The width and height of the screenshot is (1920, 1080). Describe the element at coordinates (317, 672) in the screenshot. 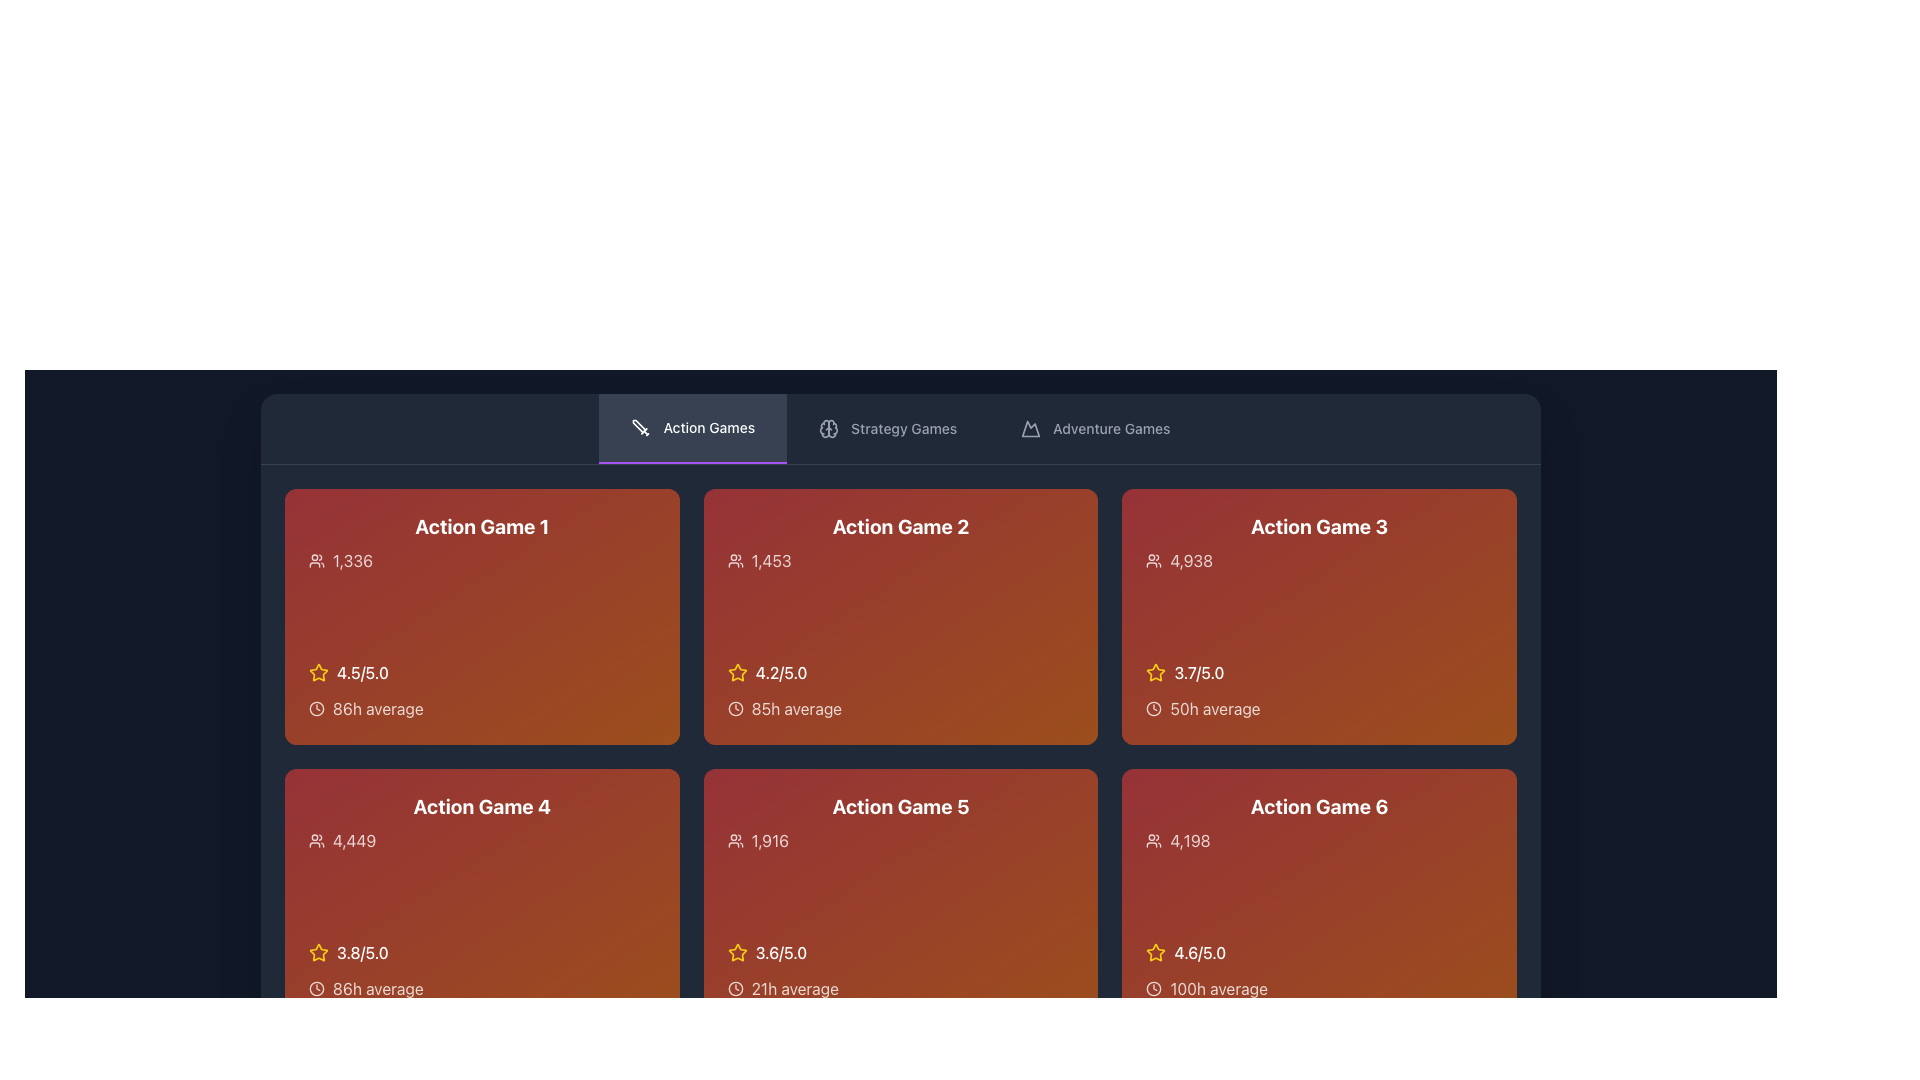

I see `the yellow star-shaped icon indicating the rating for 'Action Game 1', which is located next to the text '4.5/5.0'` at that location.